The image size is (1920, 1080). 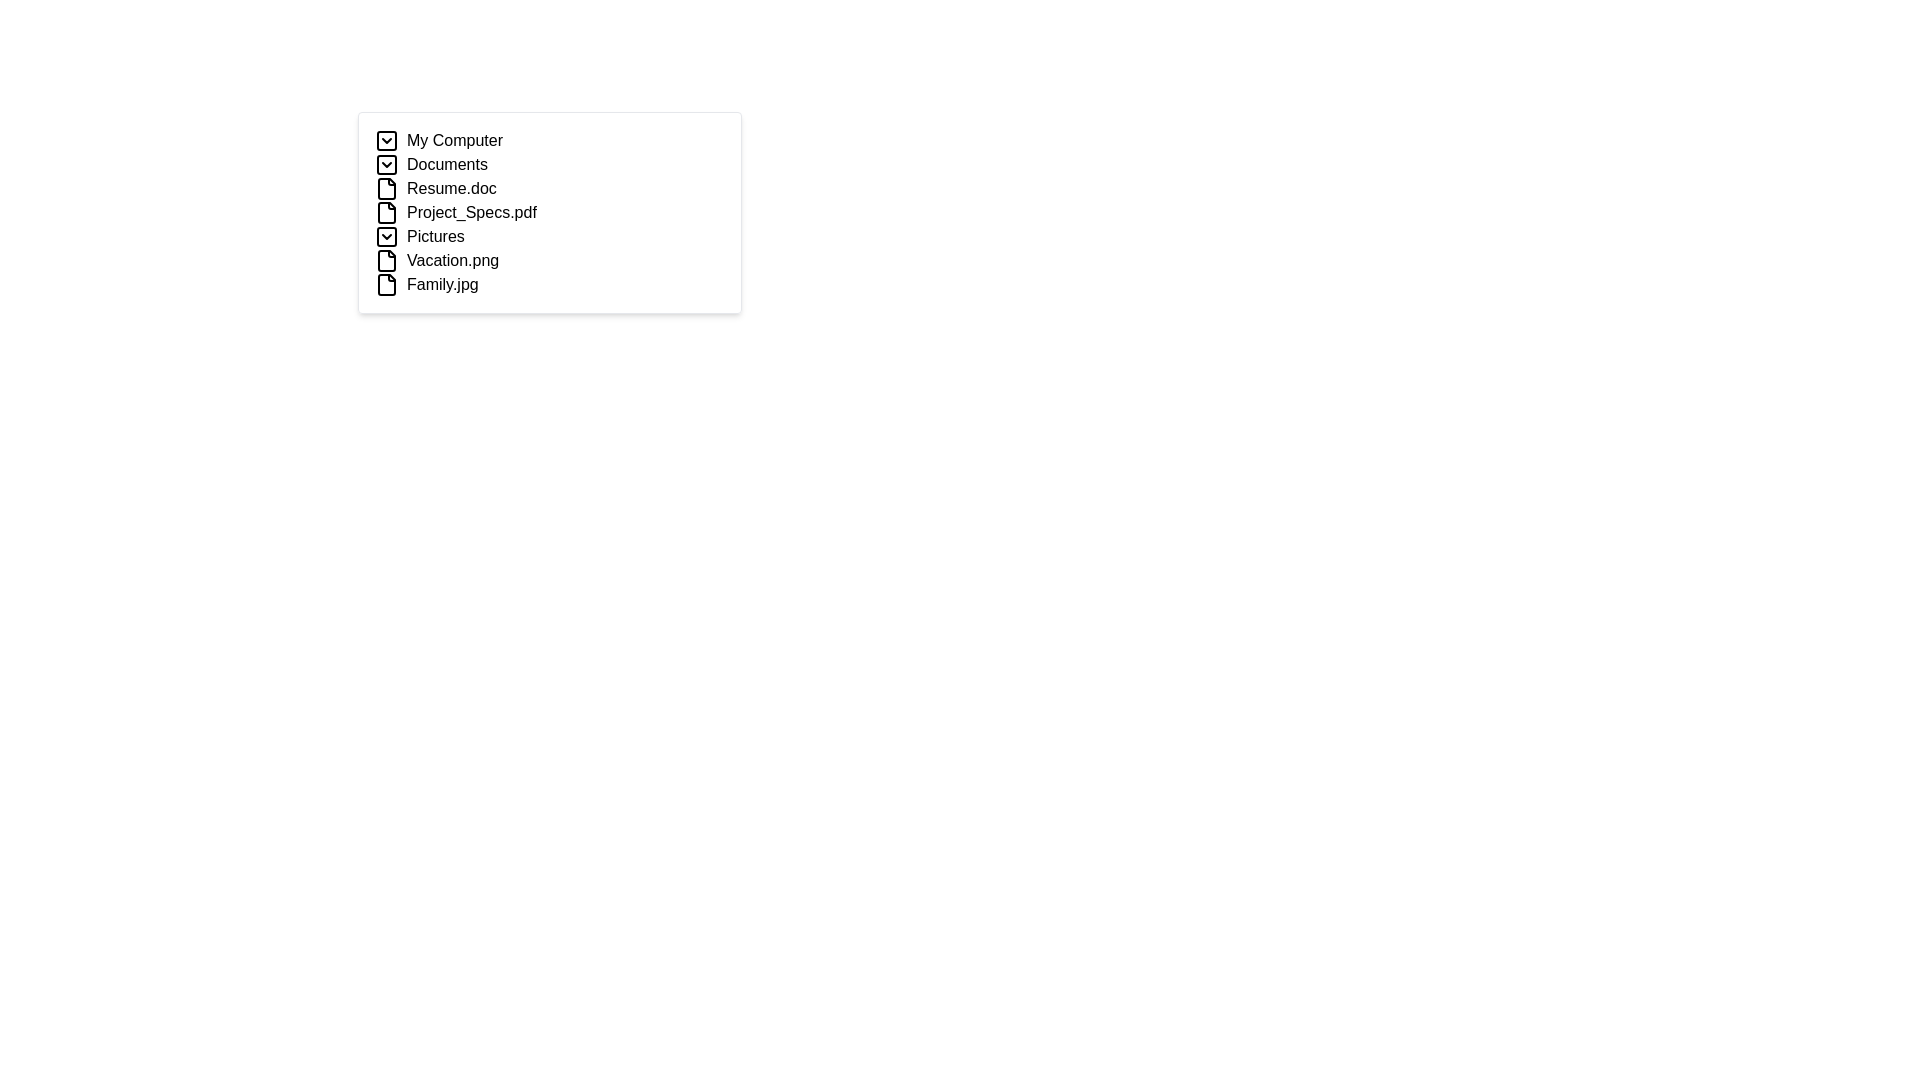 I want to click on the text label 'Family.jpg', which is the seventh entry, so click(x=441, y=285).